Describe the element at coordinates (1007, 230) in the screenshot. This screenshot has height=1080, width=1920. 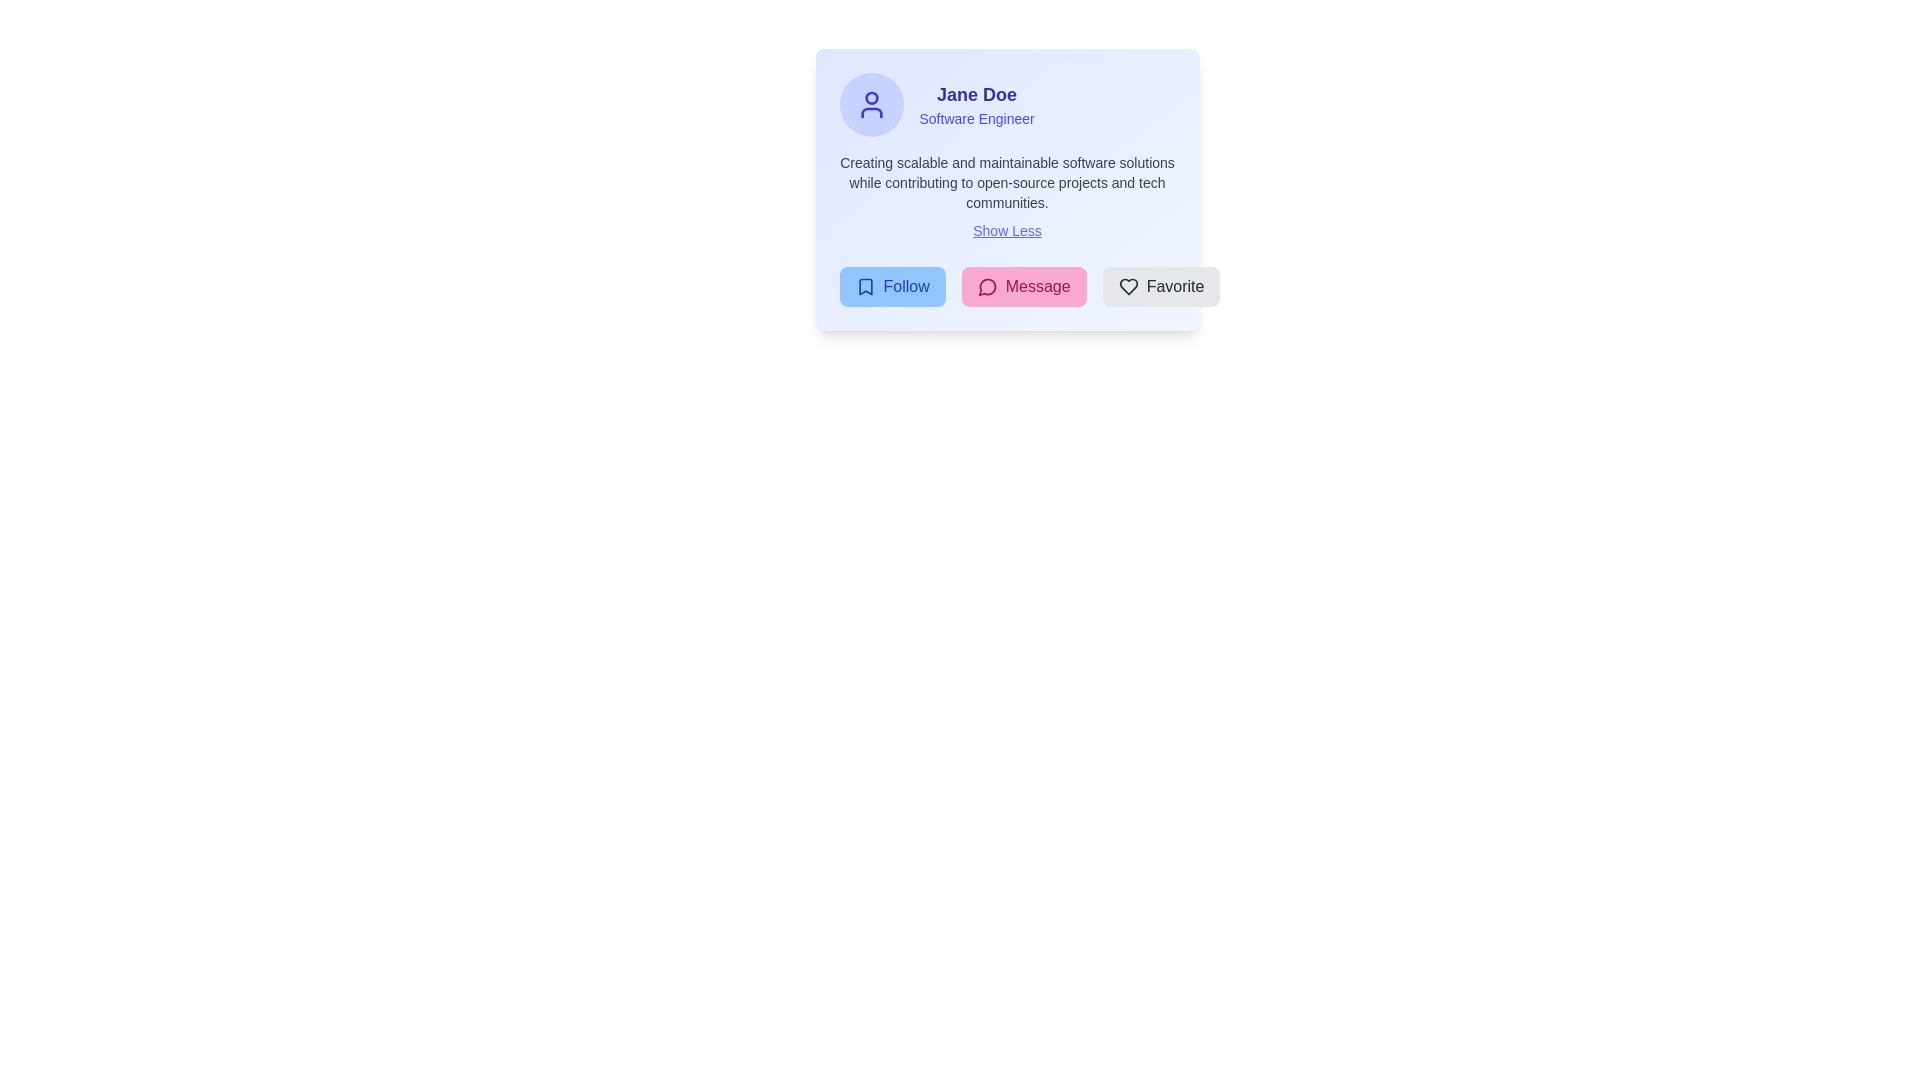
I see `the clickable link located below the descriptive text in the user profile card` at that location.